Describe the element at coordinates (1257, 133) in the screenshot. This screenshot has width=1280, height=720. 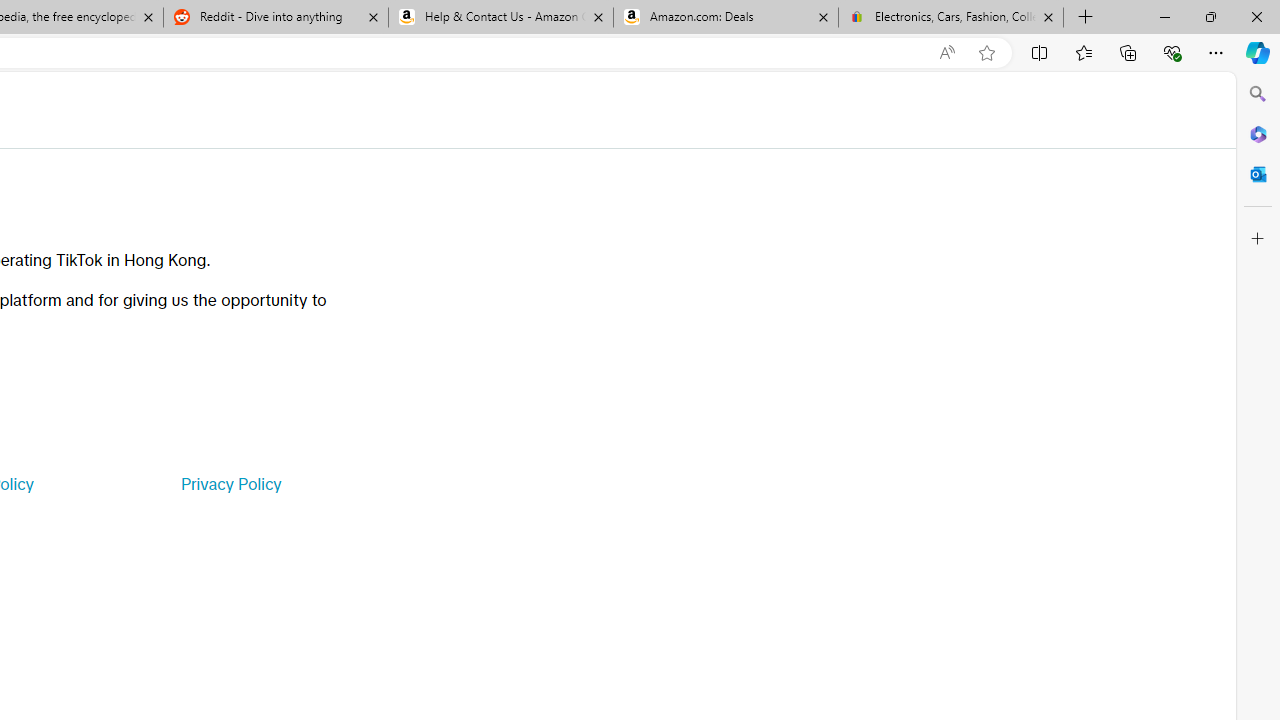
I see `'Microsoft 365'` at that location.